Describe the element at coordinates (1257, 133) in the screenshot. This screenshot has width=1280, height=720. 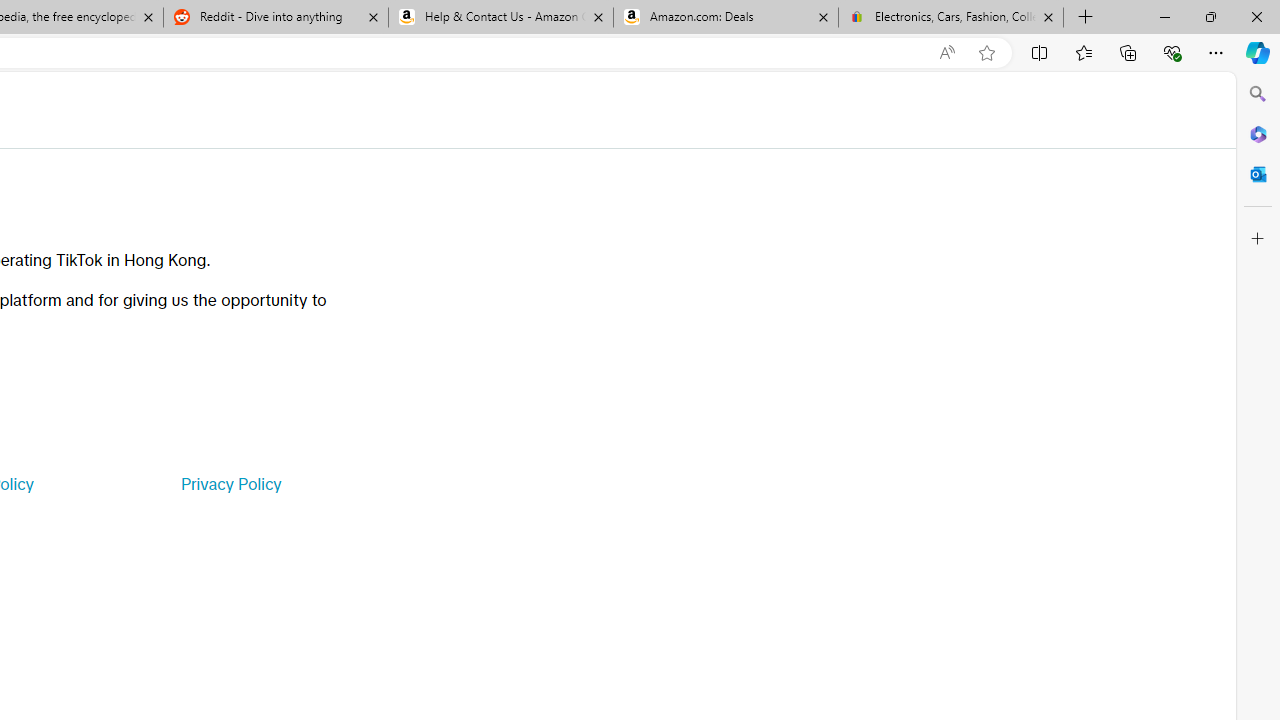
I see `'Microsoft 365'` at that location.